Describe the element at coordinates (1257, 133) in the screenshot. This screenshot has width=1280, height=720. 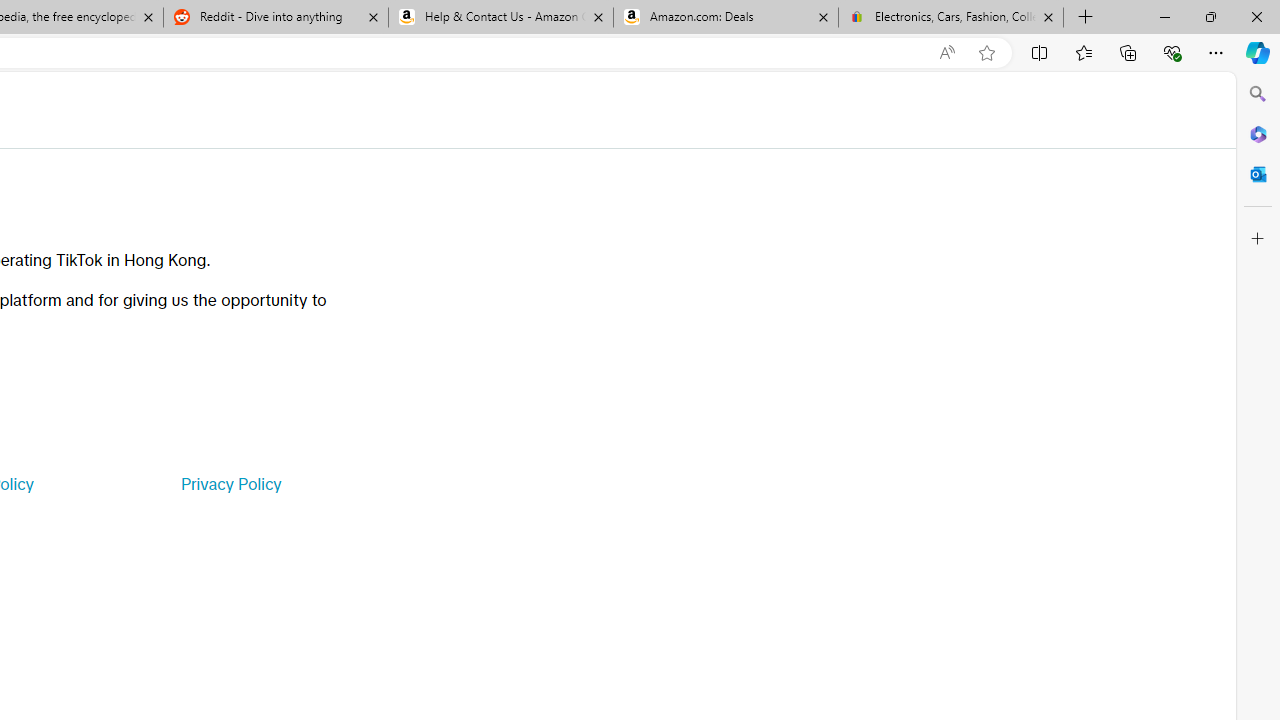
I see `'Microsoft 365'` at that location.